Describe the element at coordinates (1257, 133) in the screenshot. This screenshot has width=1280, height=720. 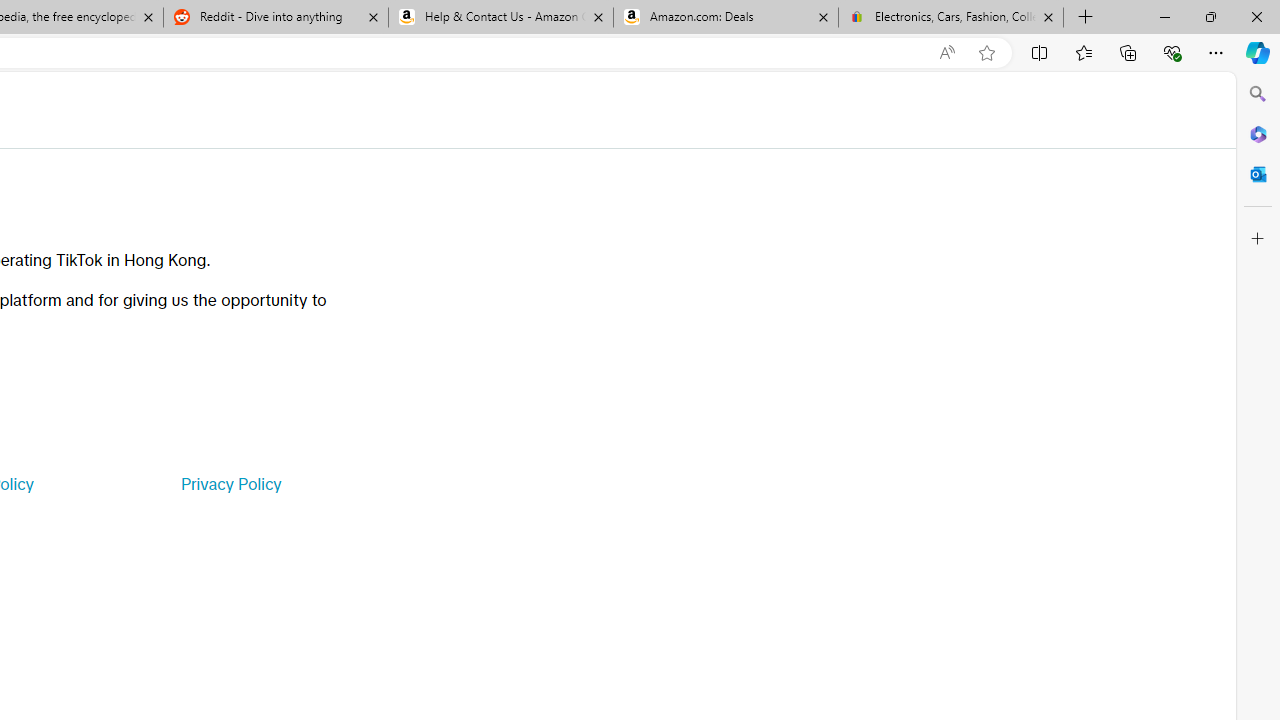
I see `'Microsoft 365'` at that location.